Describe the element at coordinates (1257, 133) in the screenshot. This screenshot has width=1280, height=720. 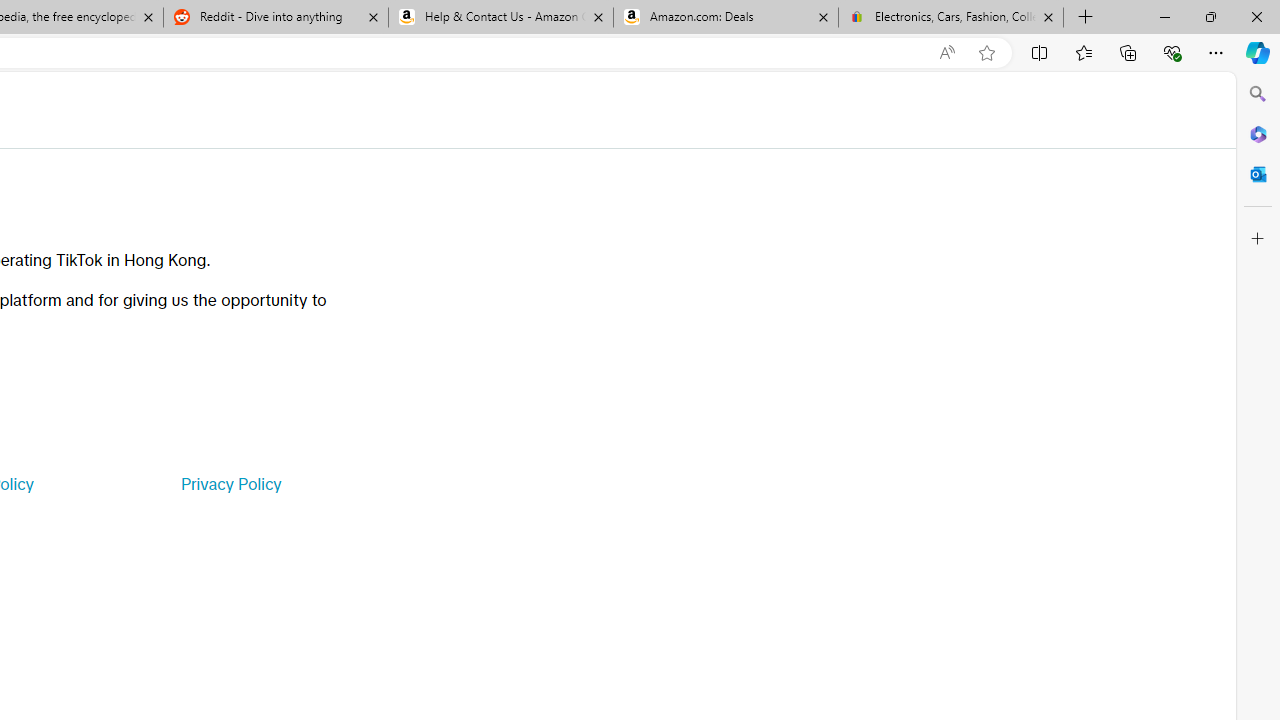
I see `'Microsoft 365'` at that location.